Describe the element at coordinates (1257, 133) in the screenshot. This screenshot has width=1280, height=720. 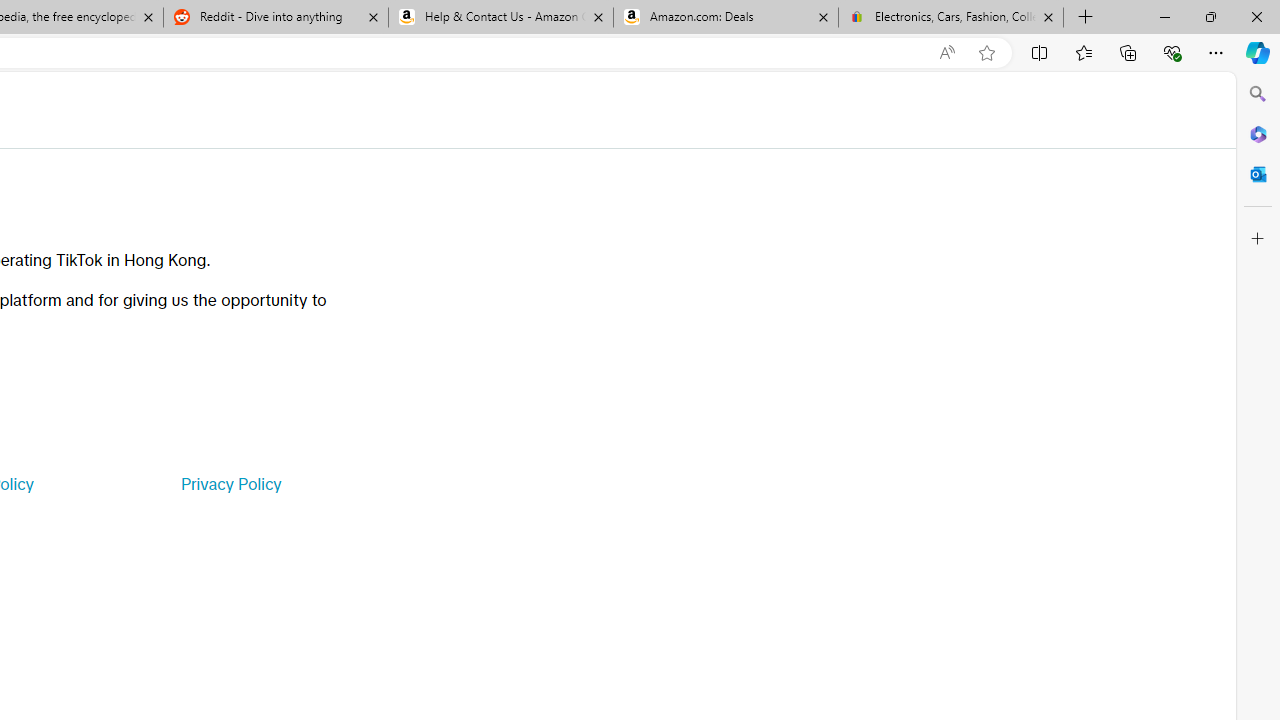
I see `'Microsoft 365'` at that location.